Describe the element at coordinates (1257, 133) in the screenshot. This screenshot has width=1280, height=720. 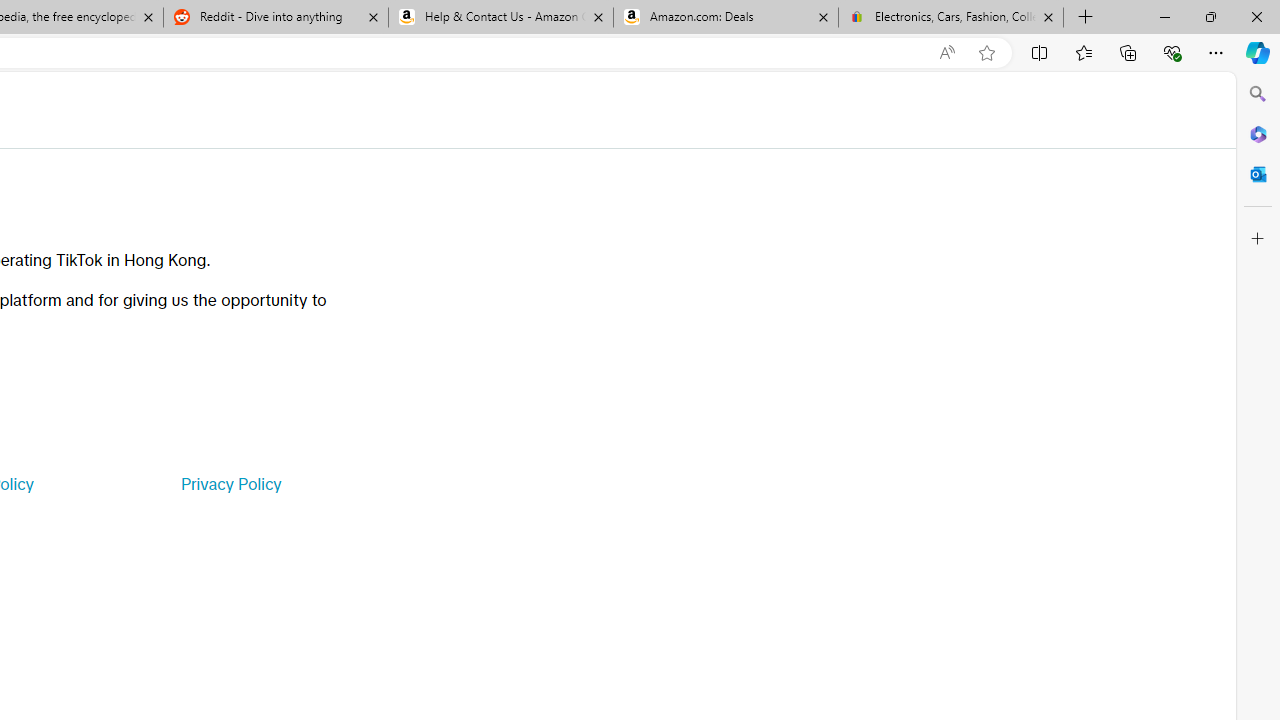
I see `'Microsoft 365'` at that location.